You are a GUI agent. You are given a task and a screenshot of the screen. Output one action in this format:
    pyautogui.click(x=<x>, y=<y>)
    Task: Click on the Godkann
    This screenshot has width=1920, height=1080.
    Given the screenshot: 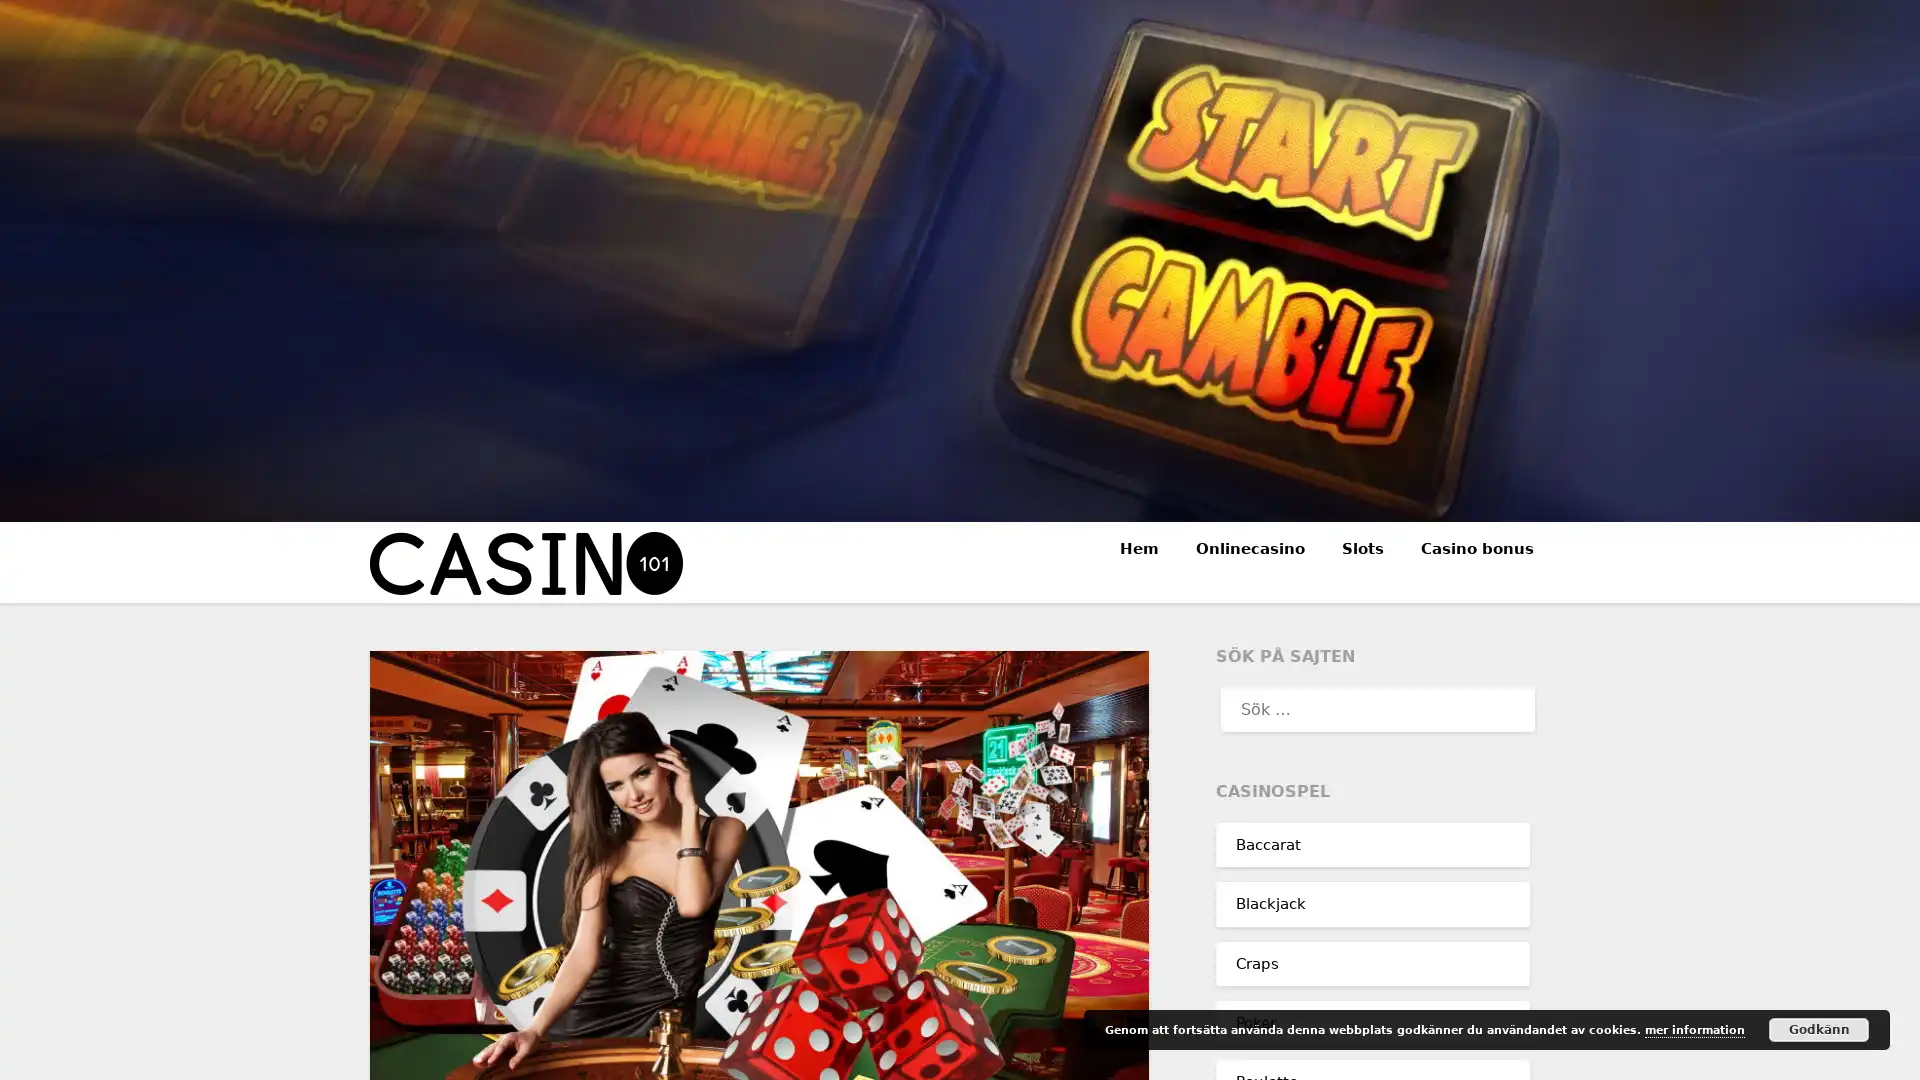 What is the action you would take?
    pyautogui.click(x=1819, y=1029)
    